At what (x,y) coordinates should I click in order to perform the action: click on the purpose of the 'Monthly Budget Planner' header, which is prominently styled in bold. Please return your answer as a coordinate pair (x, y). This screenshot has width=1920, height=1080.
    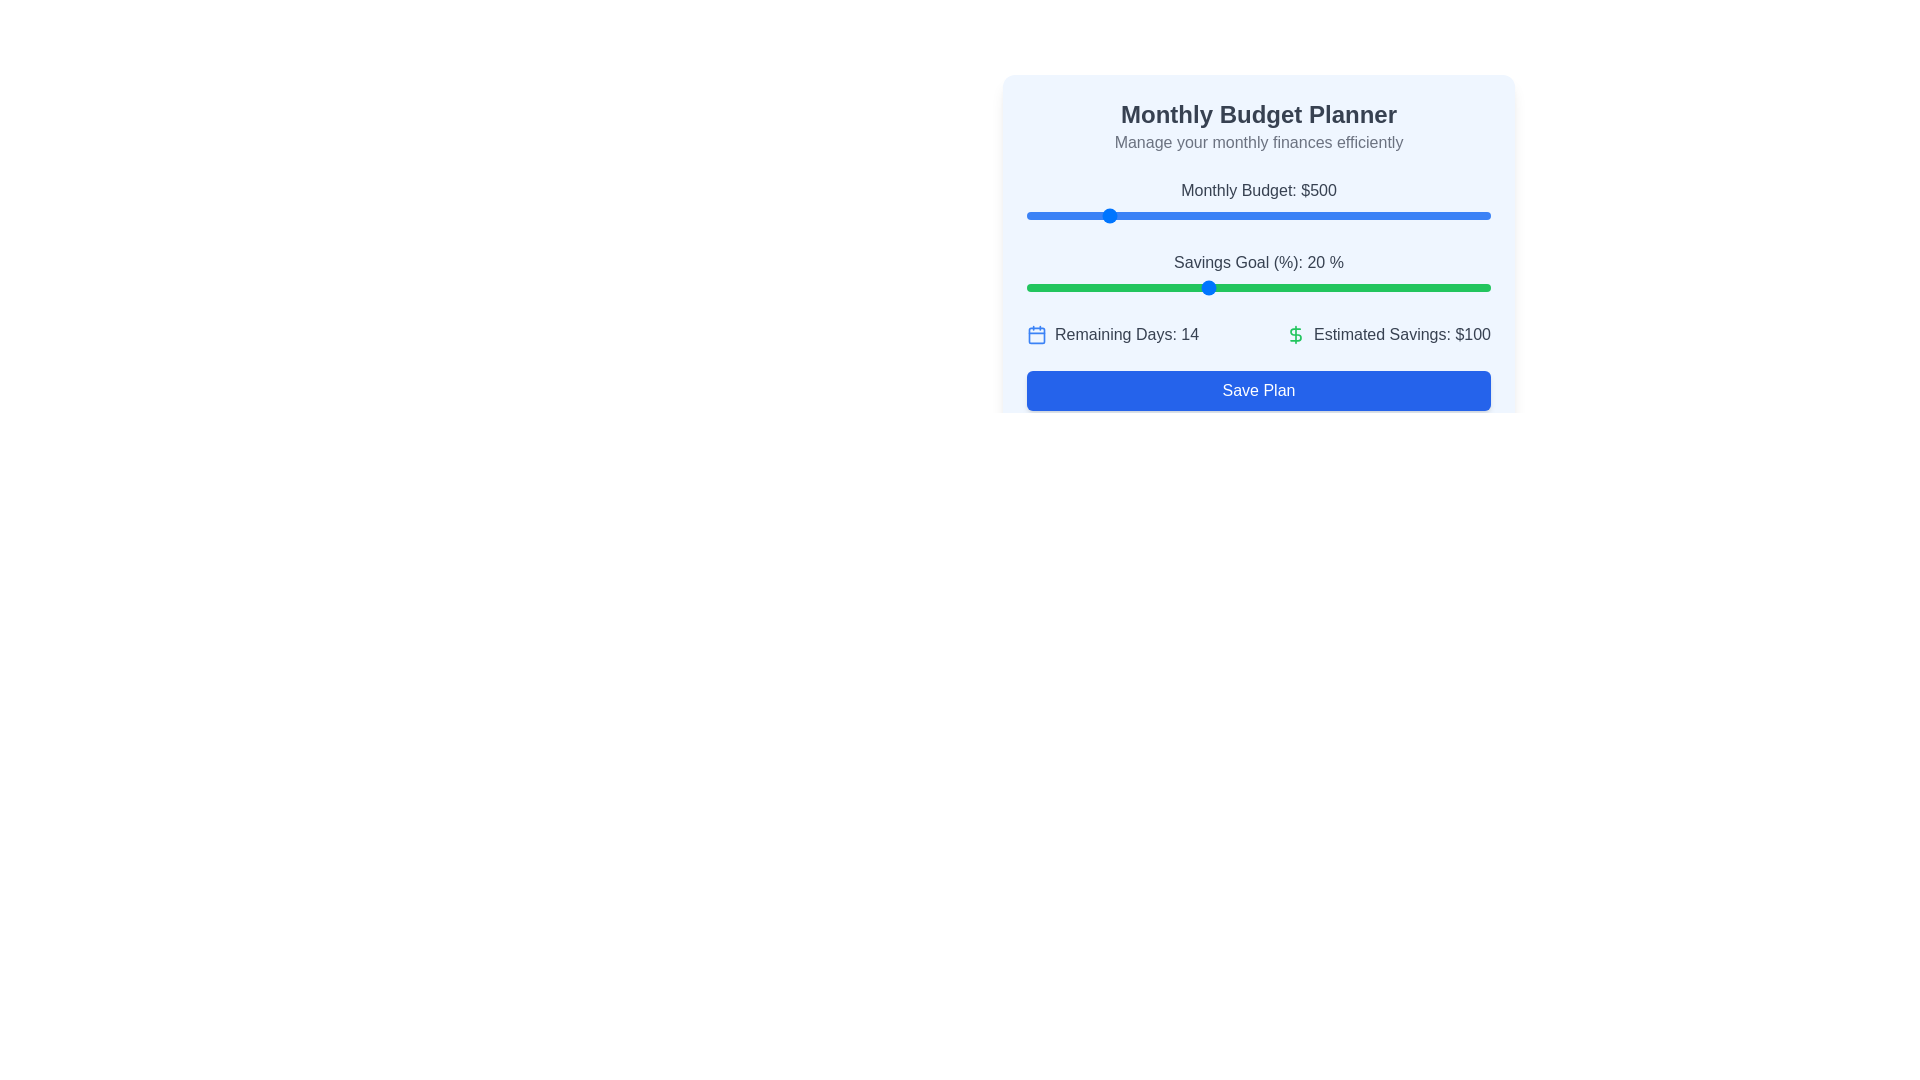
    Looking at the image, I should click on (1257, 115).